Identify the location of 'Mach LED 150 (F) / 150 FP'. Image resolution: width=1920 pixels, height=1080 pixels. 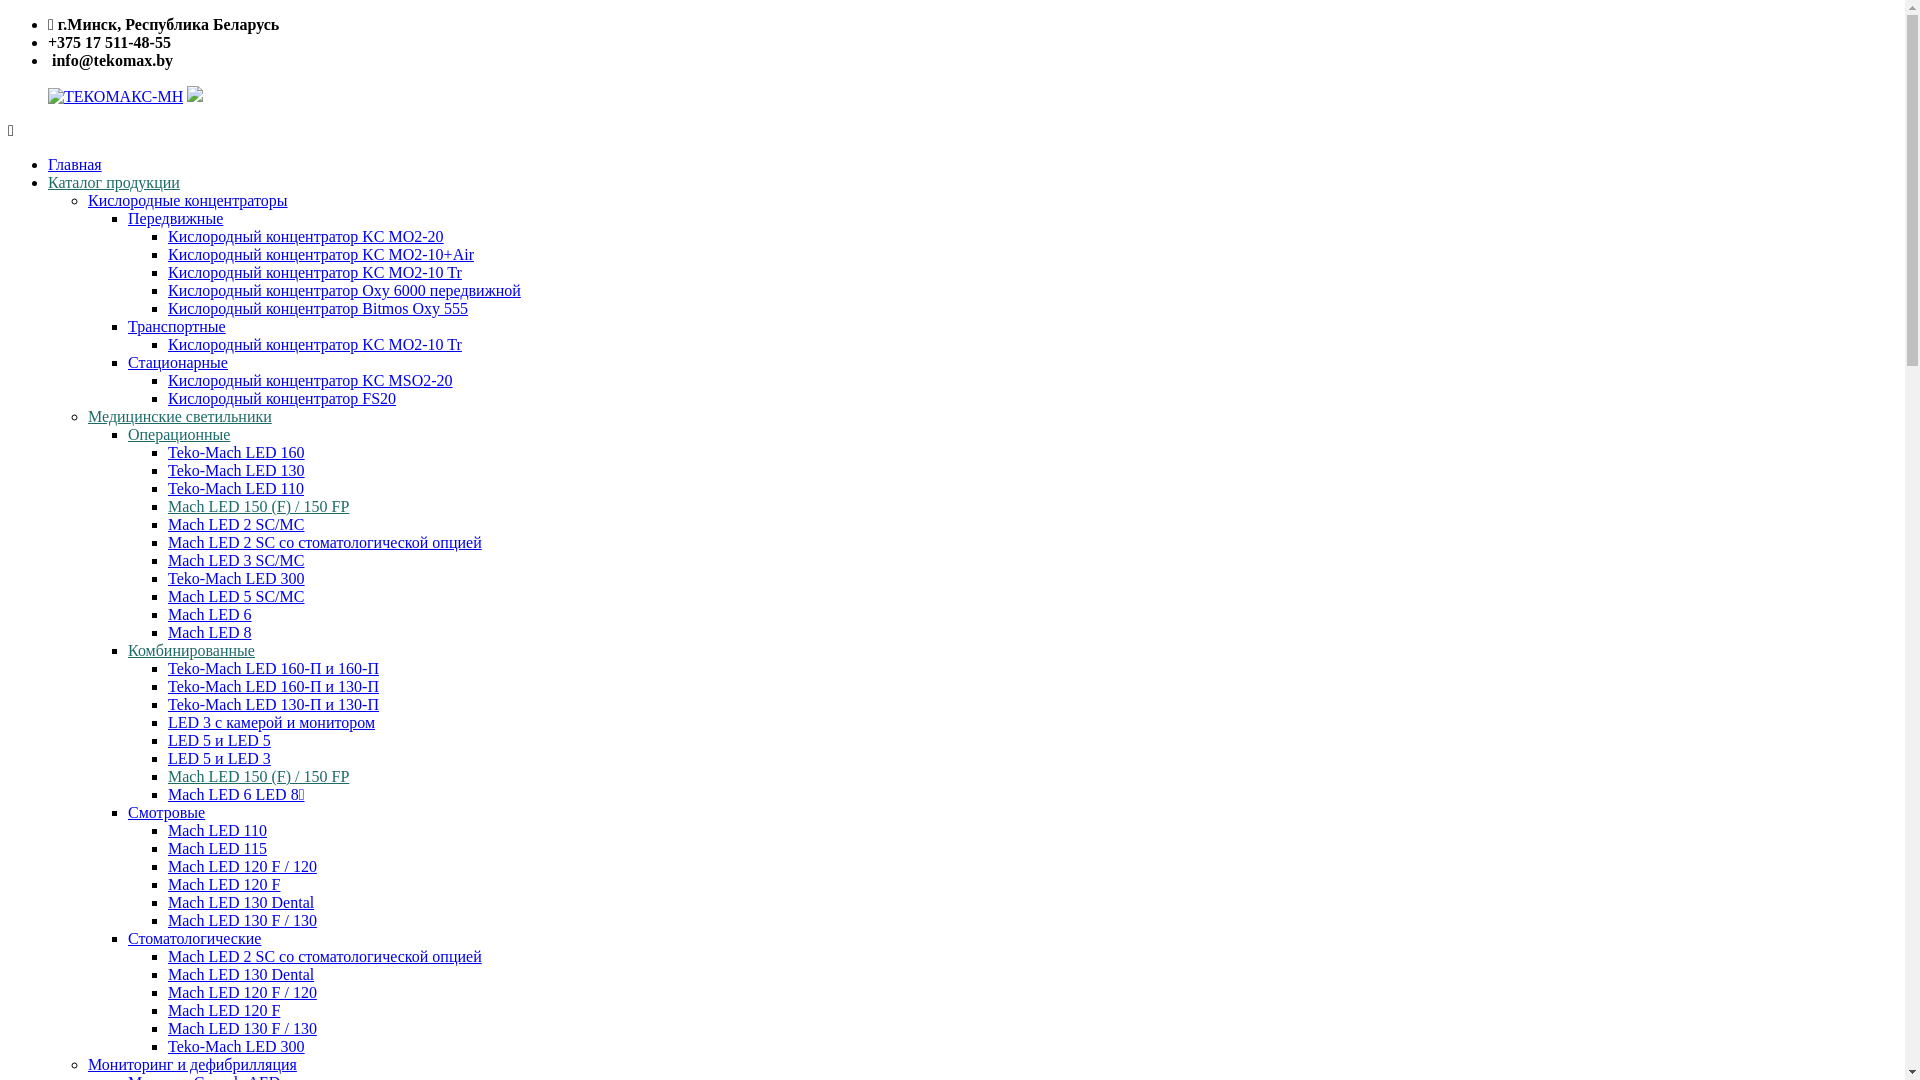
(257, 775).